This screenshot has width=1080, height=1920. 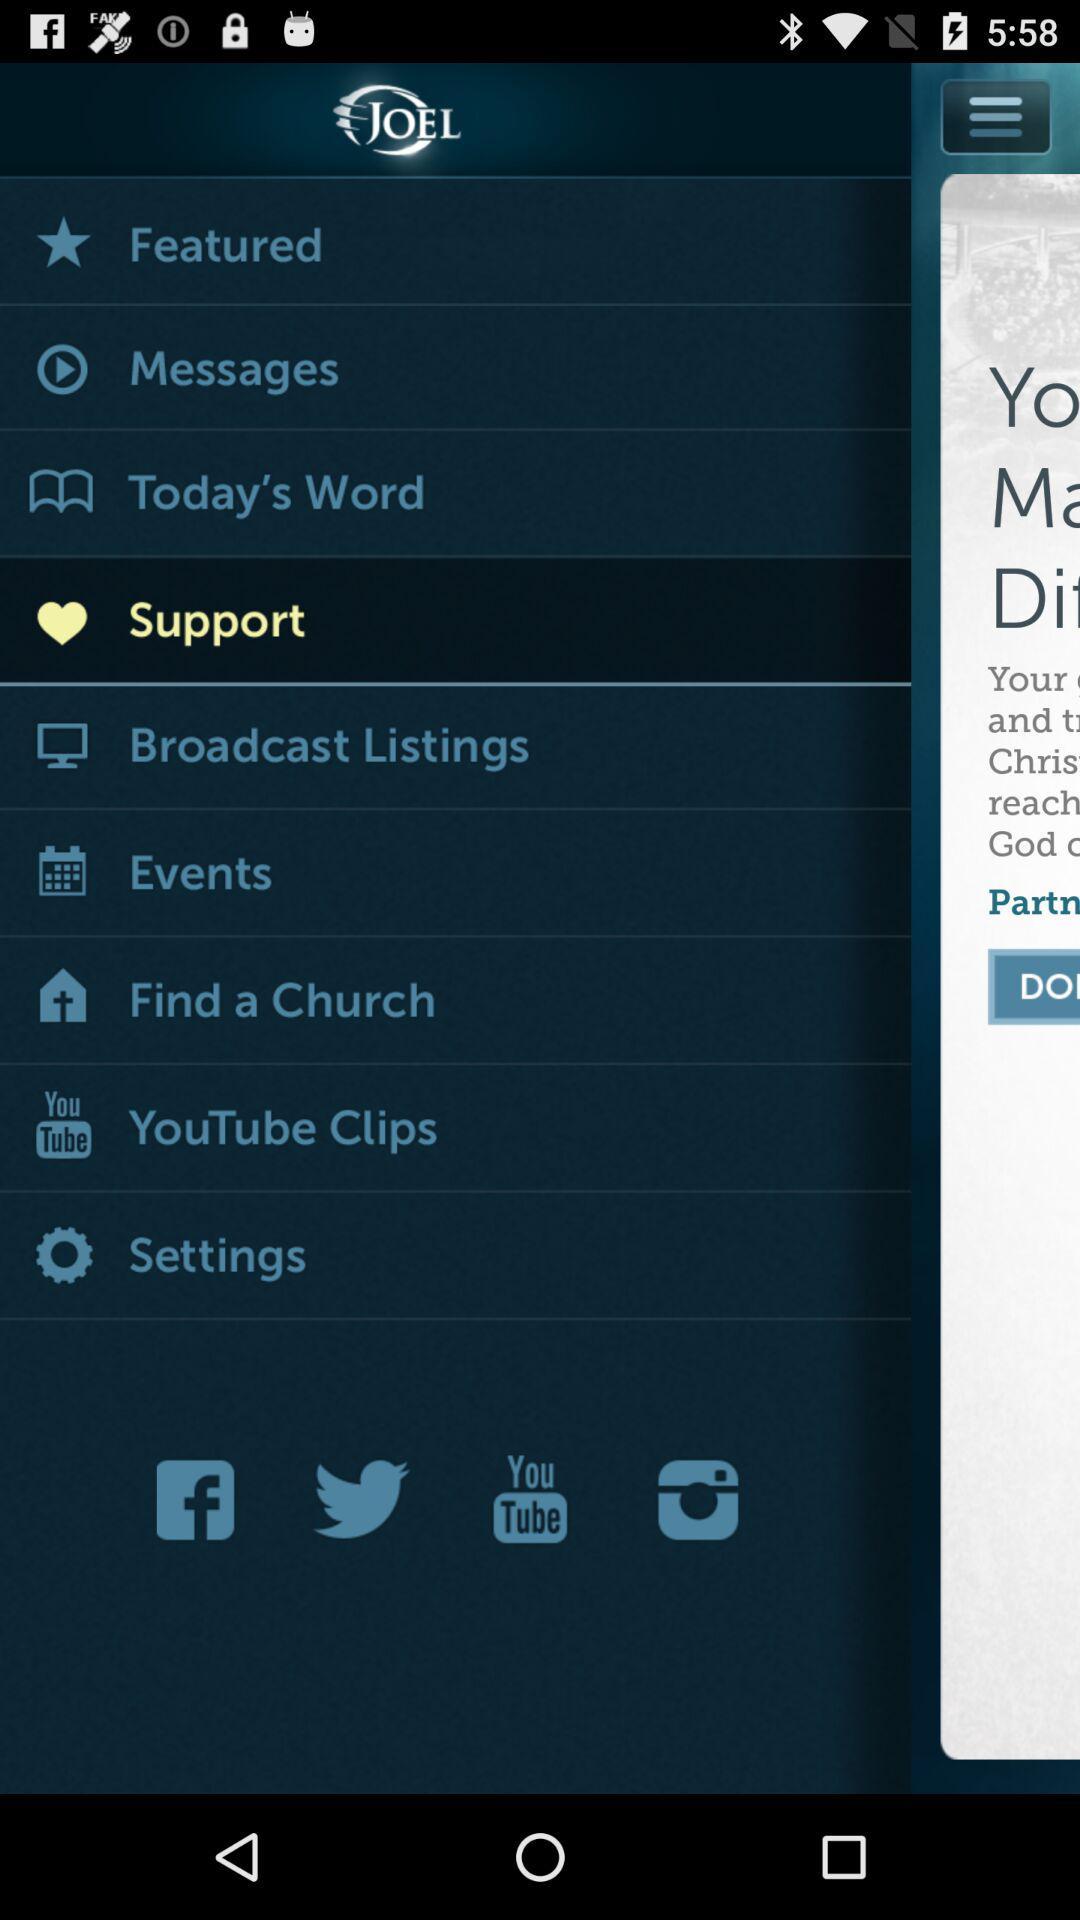 I want to click on visit on facebook, so click(x=201, y=1499).